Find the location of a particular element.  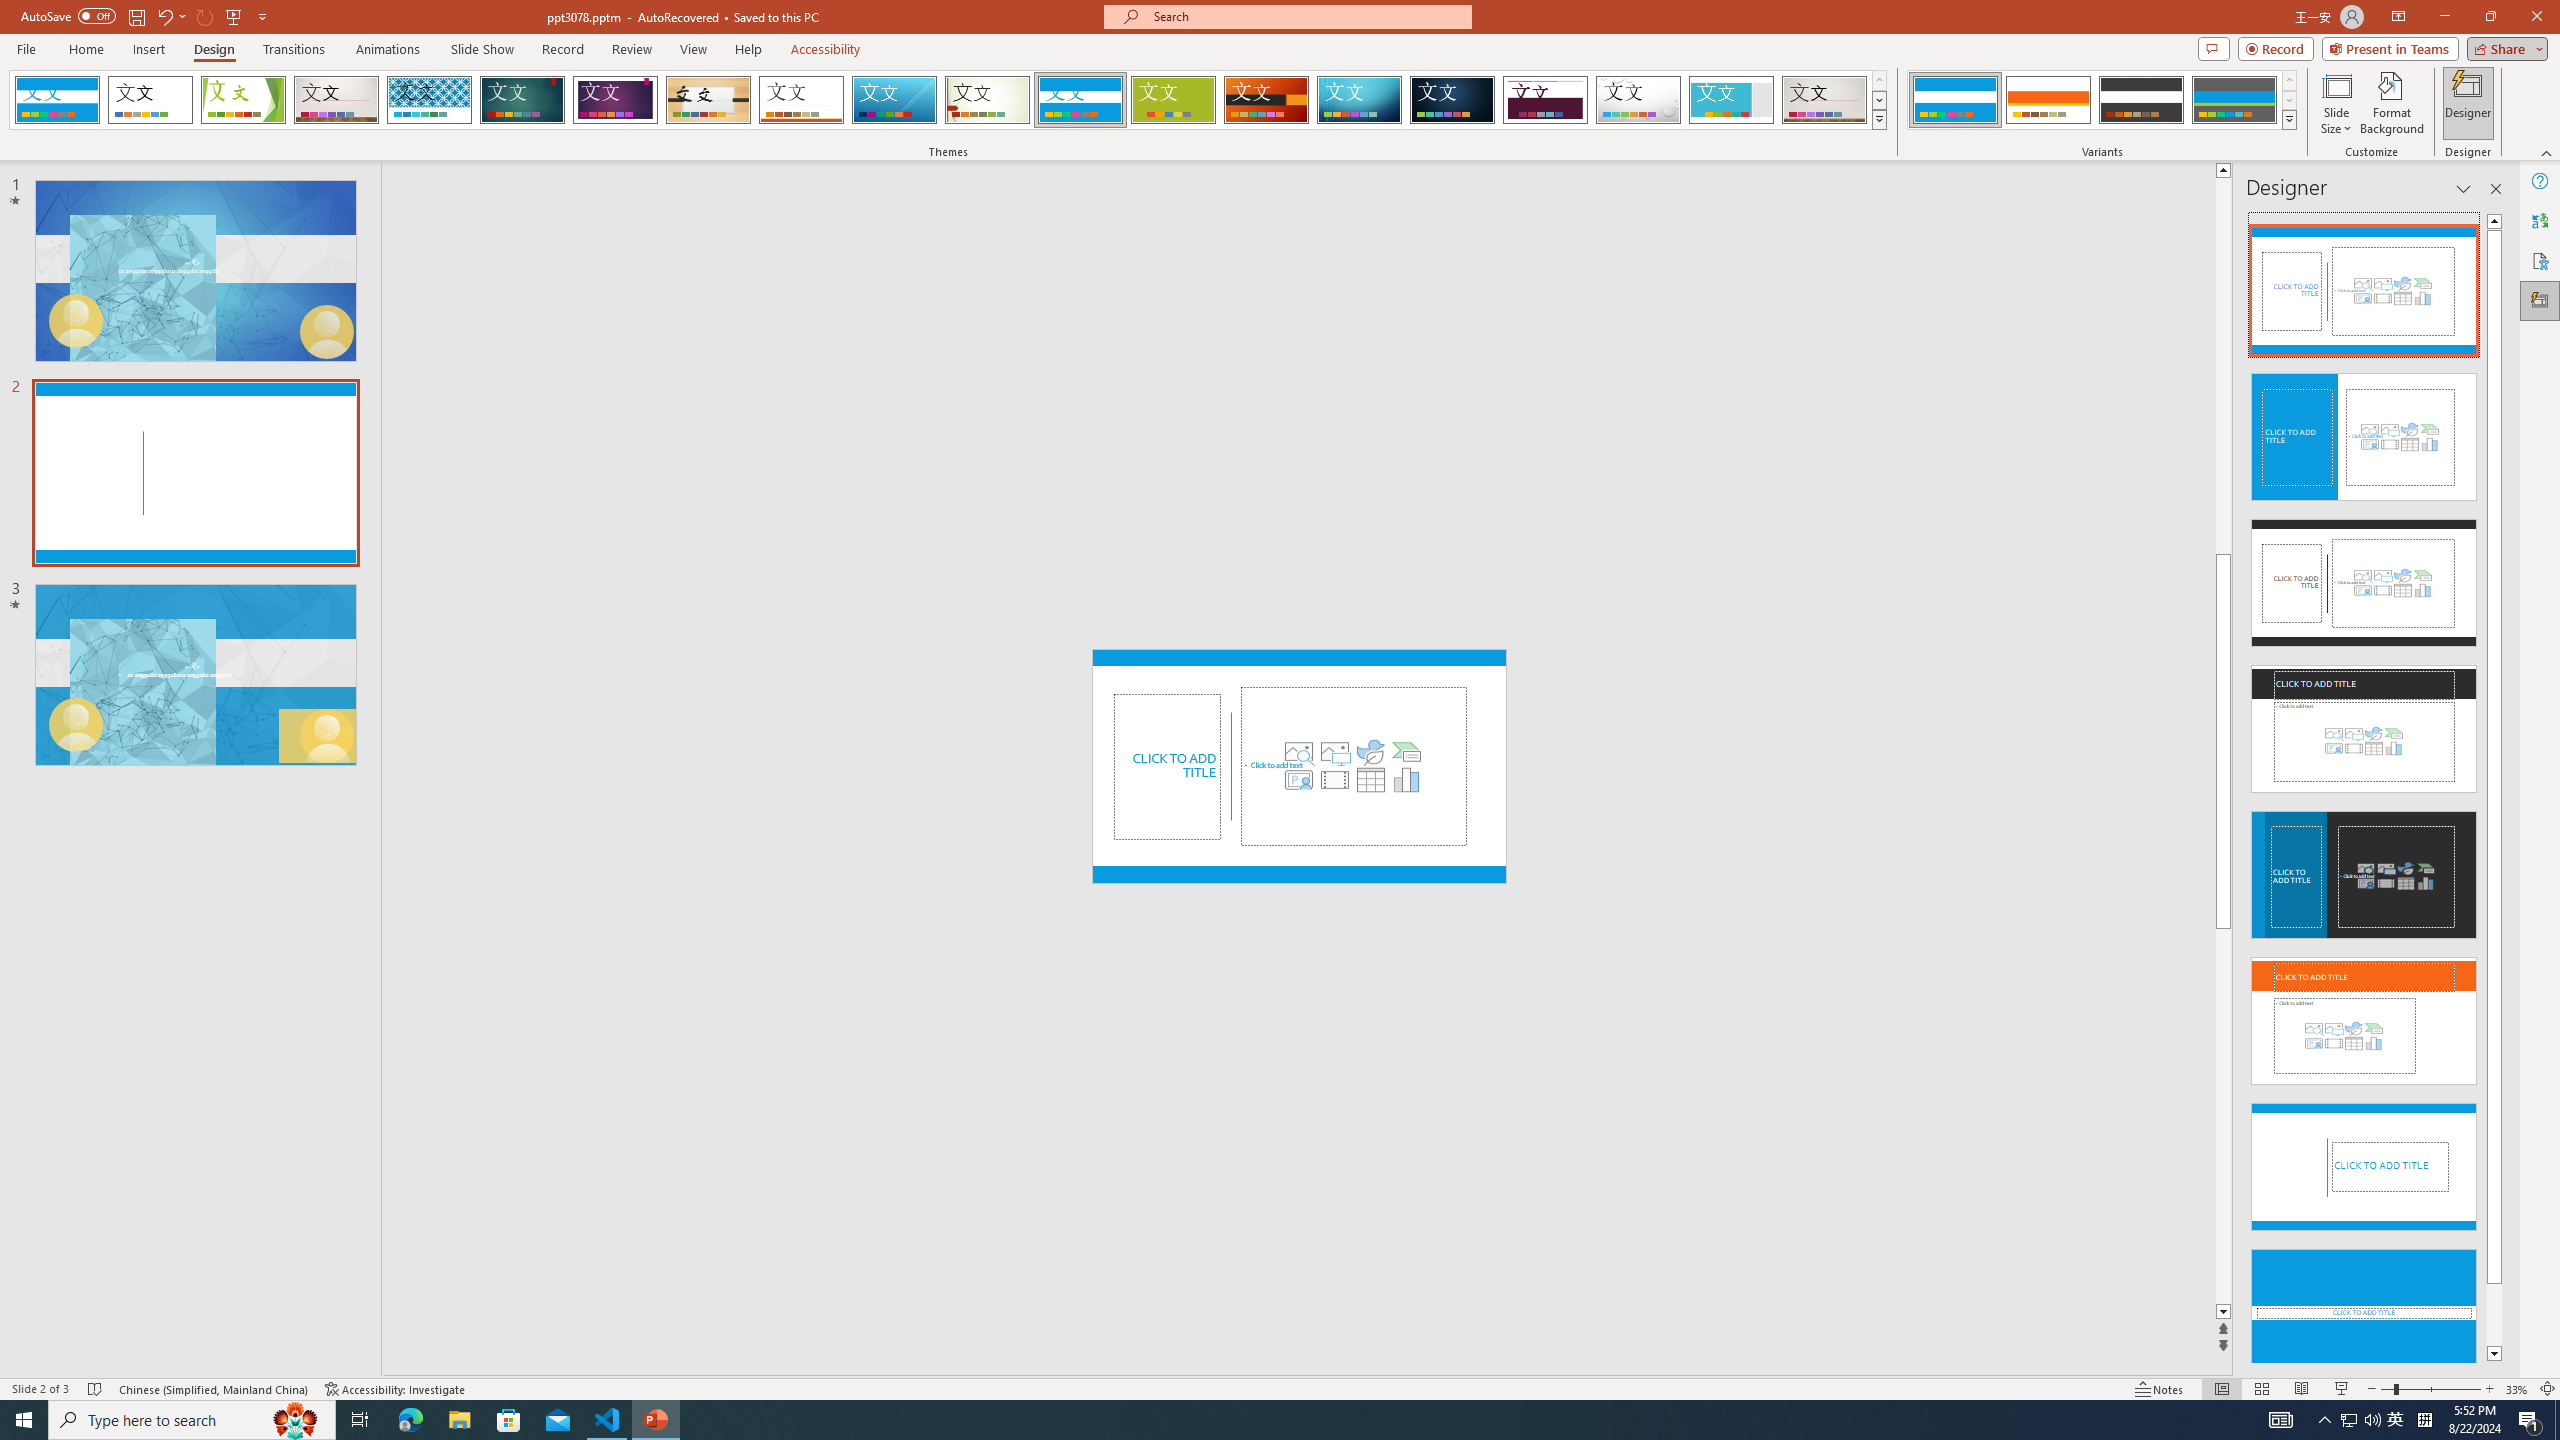

'Banded Variant 2' is located at coordinates (2047, 99).